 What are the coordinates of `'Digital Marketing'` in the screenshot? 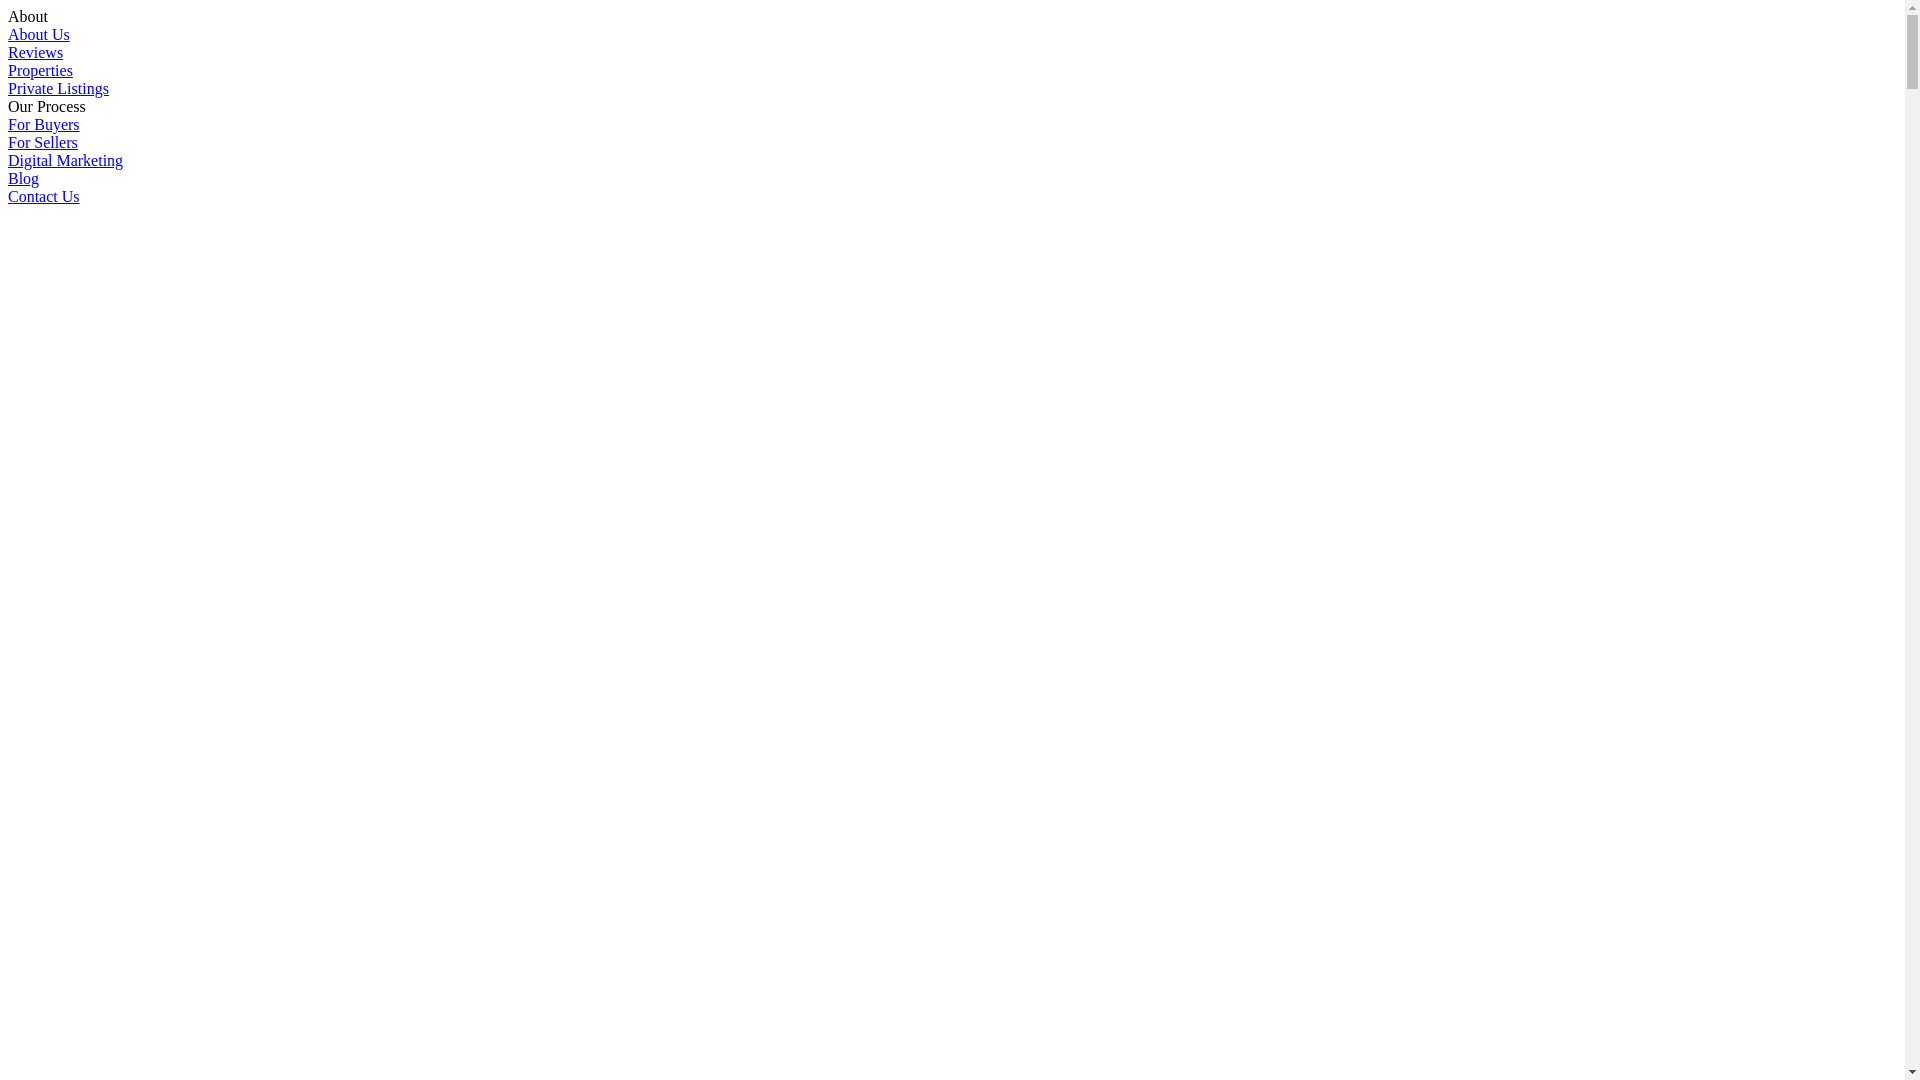 It's located at (65, 159).